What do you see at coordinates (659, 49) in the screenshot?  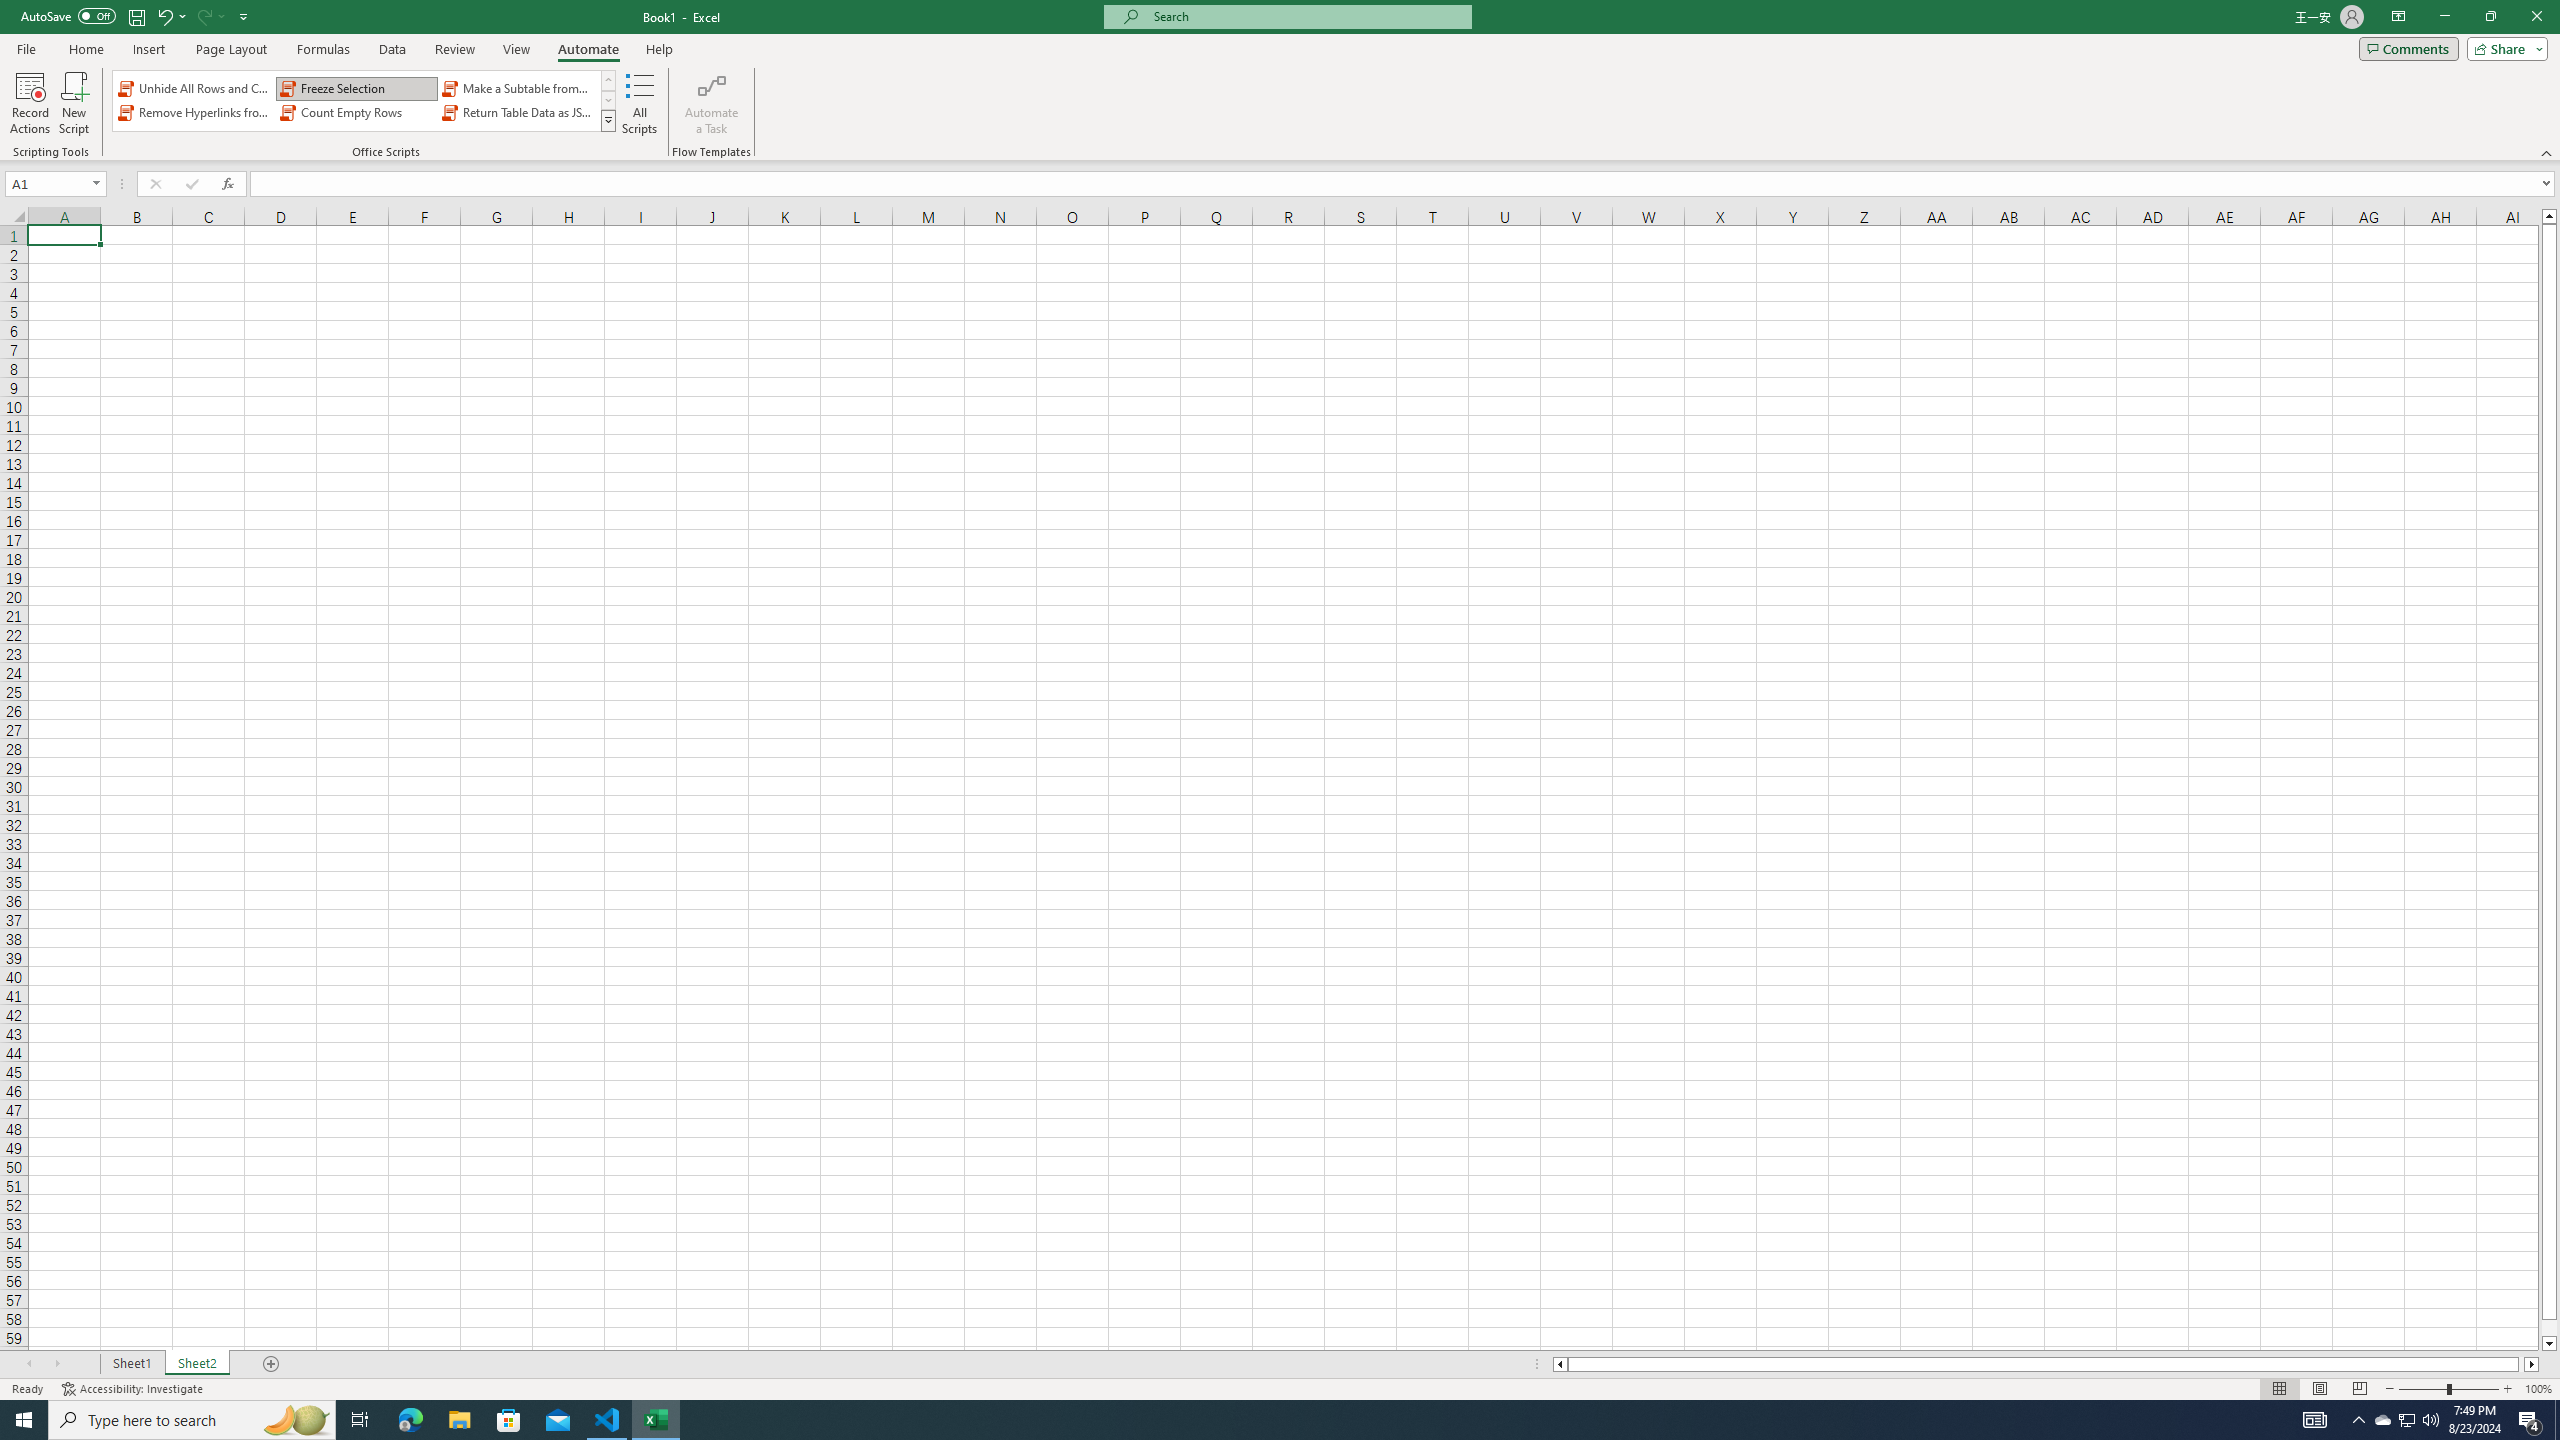 I see `'Help'` at bounding box center [659, 49].